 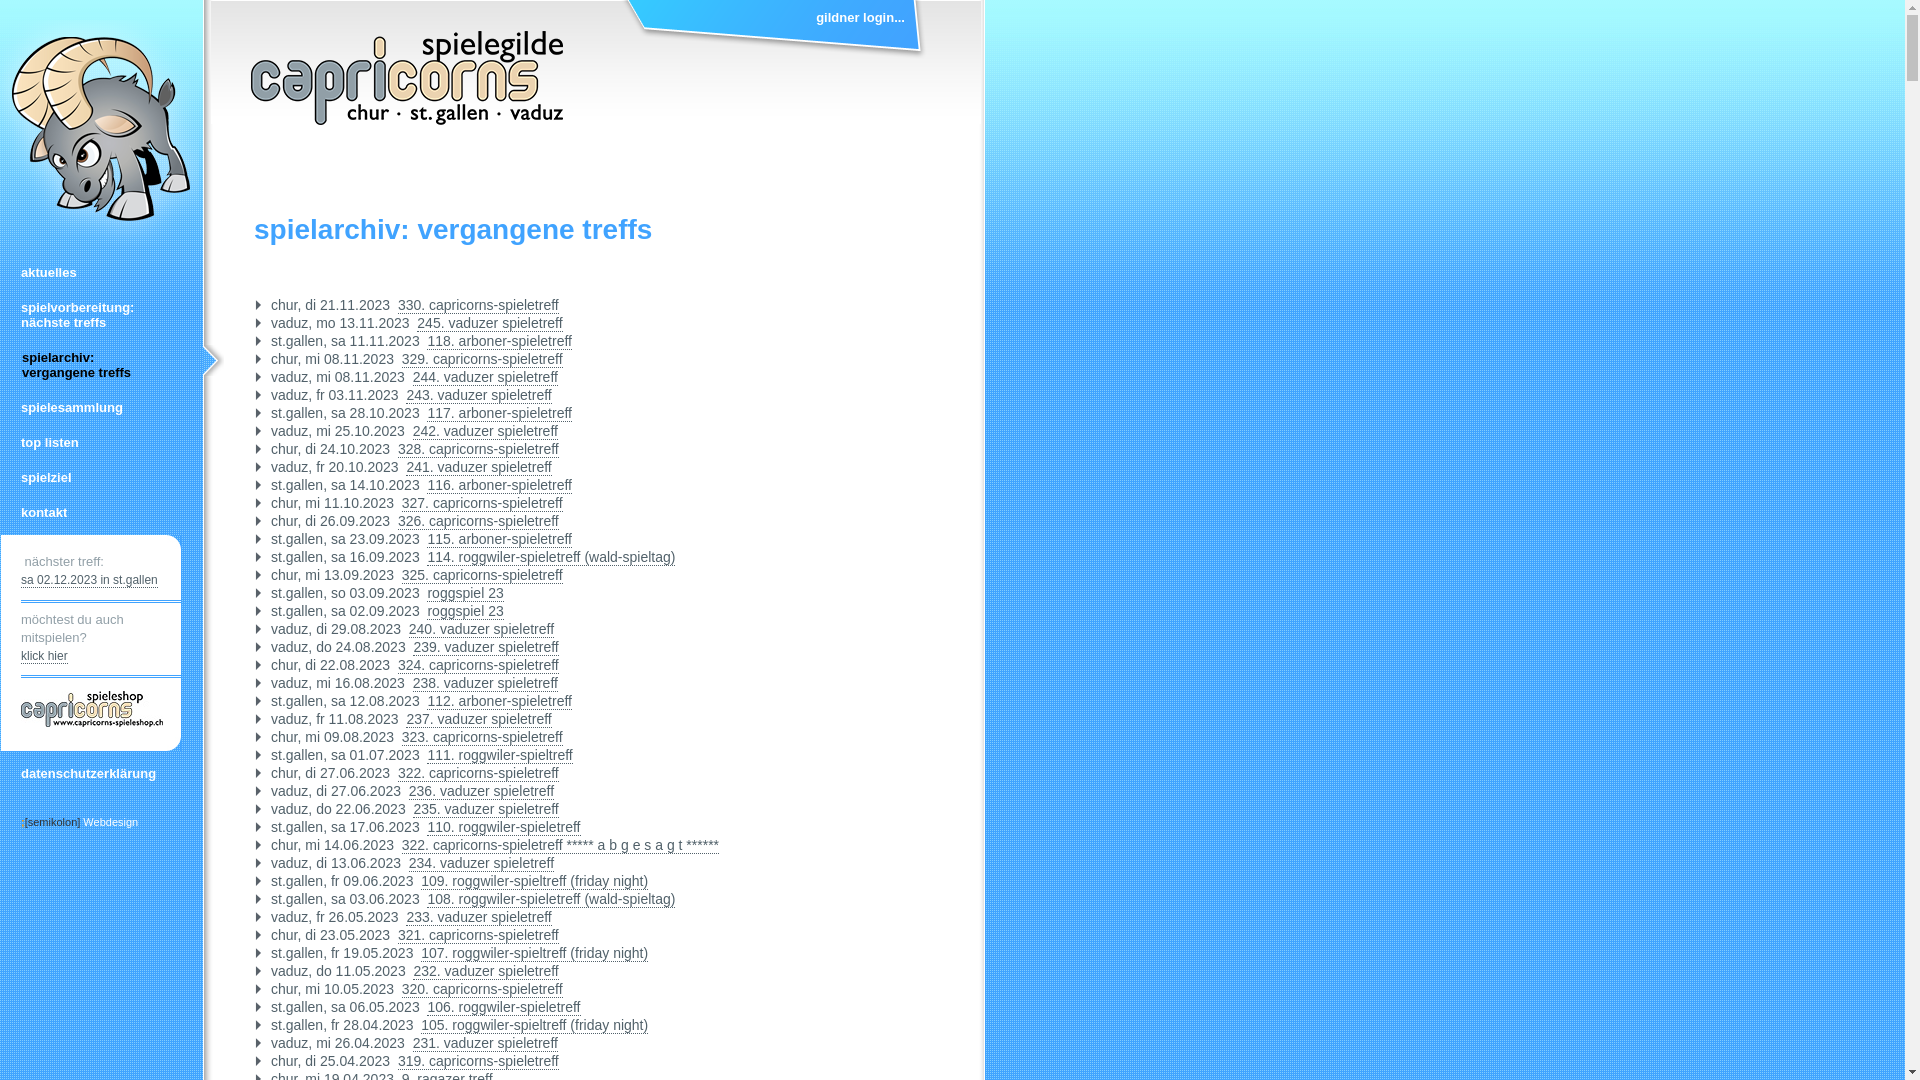 I want to click on '111. roggwiler-spieltreff', so click(x=499, y=755).